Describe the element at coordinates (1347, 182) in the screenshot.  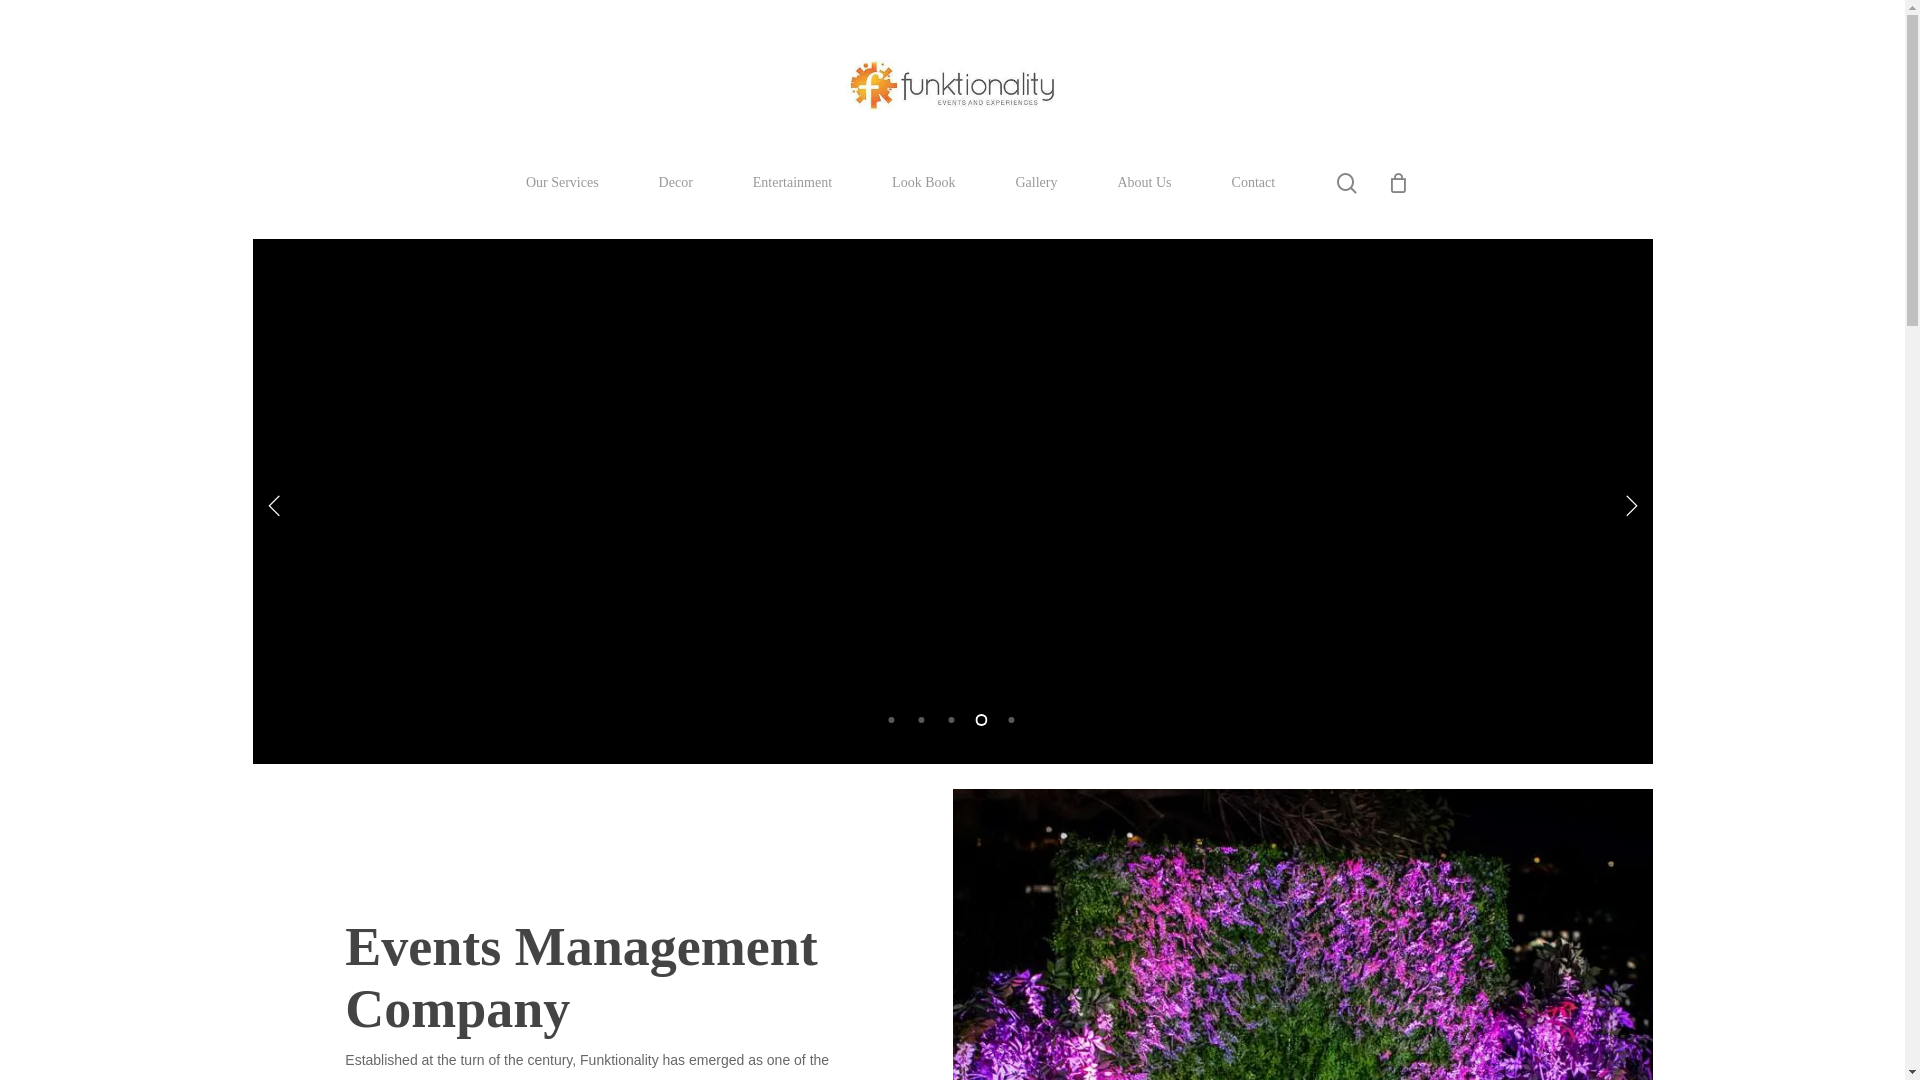
I see `'search'` at that location.